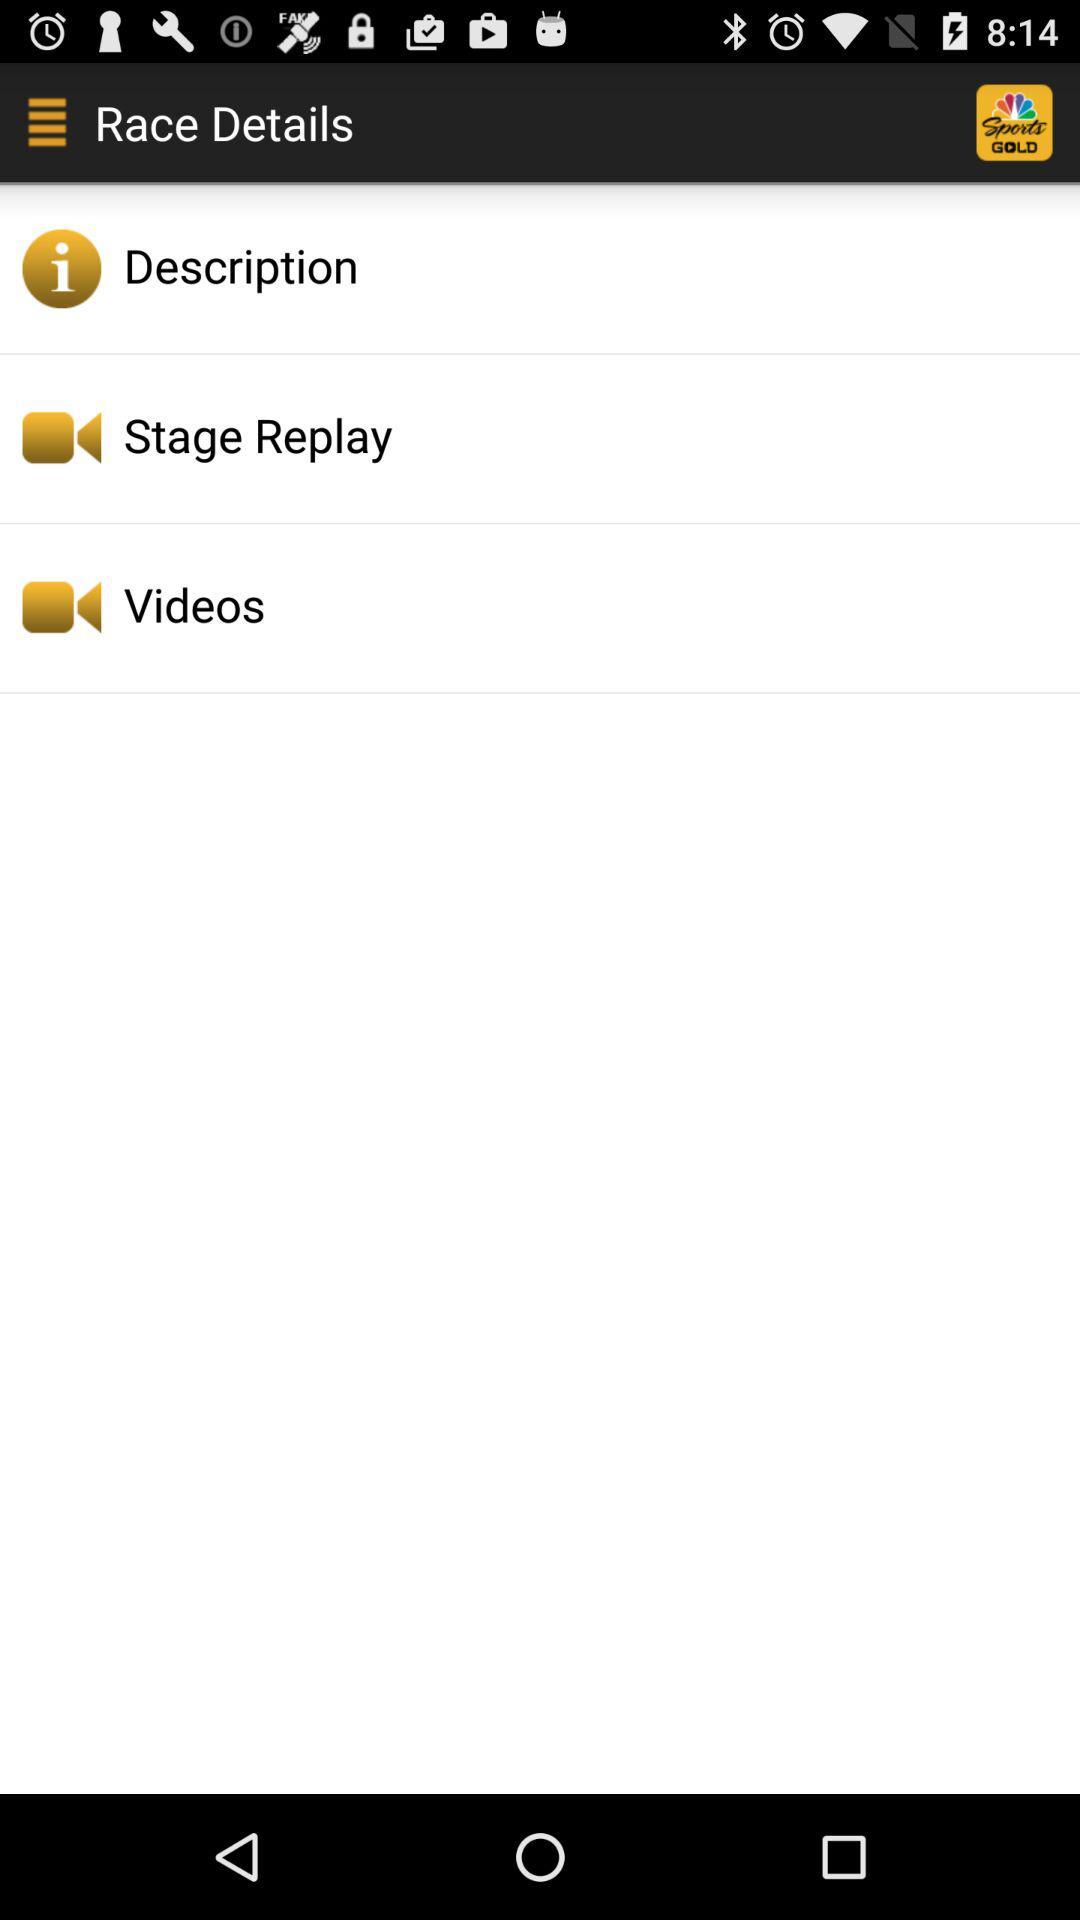  Describe the element at coordinates (595, 433) in the screenshot. I see `the icon below description icon` at that location.